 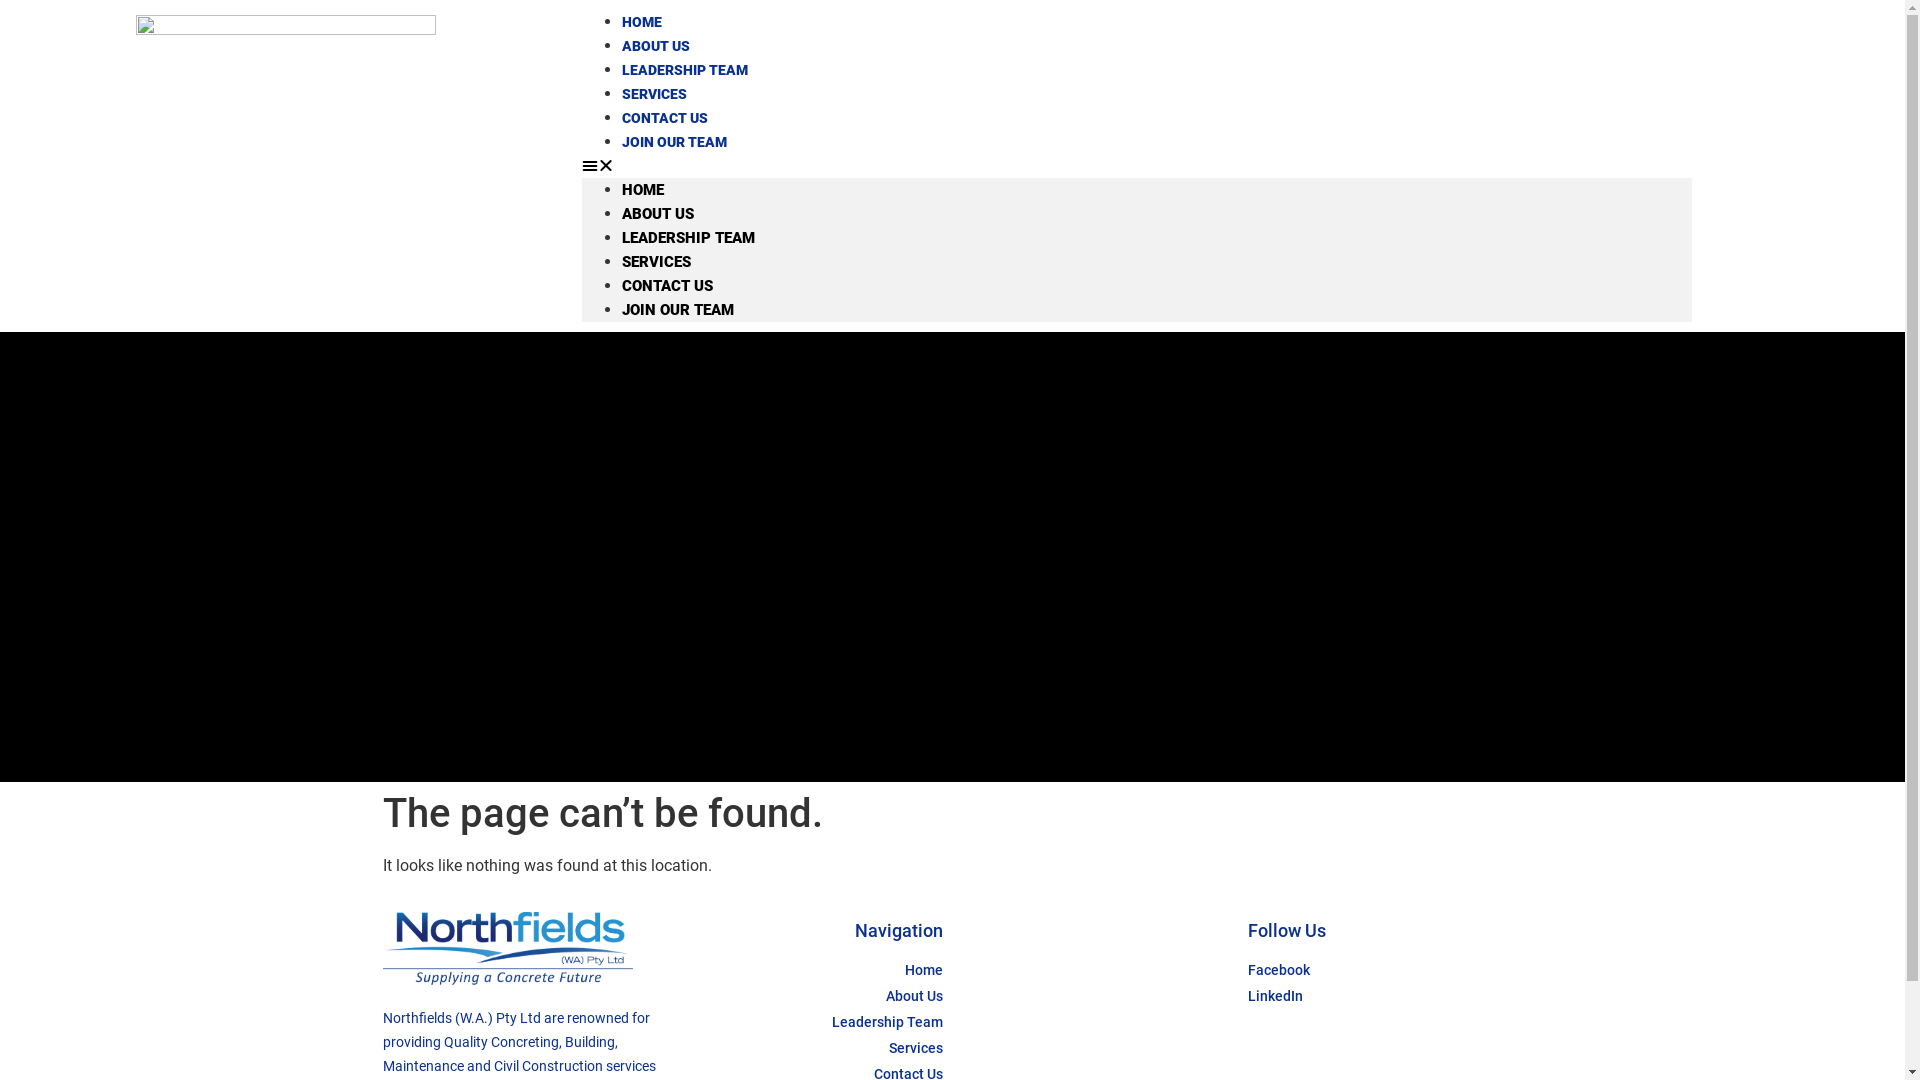 I want to click on 'Home', so click(x=810, y=969).